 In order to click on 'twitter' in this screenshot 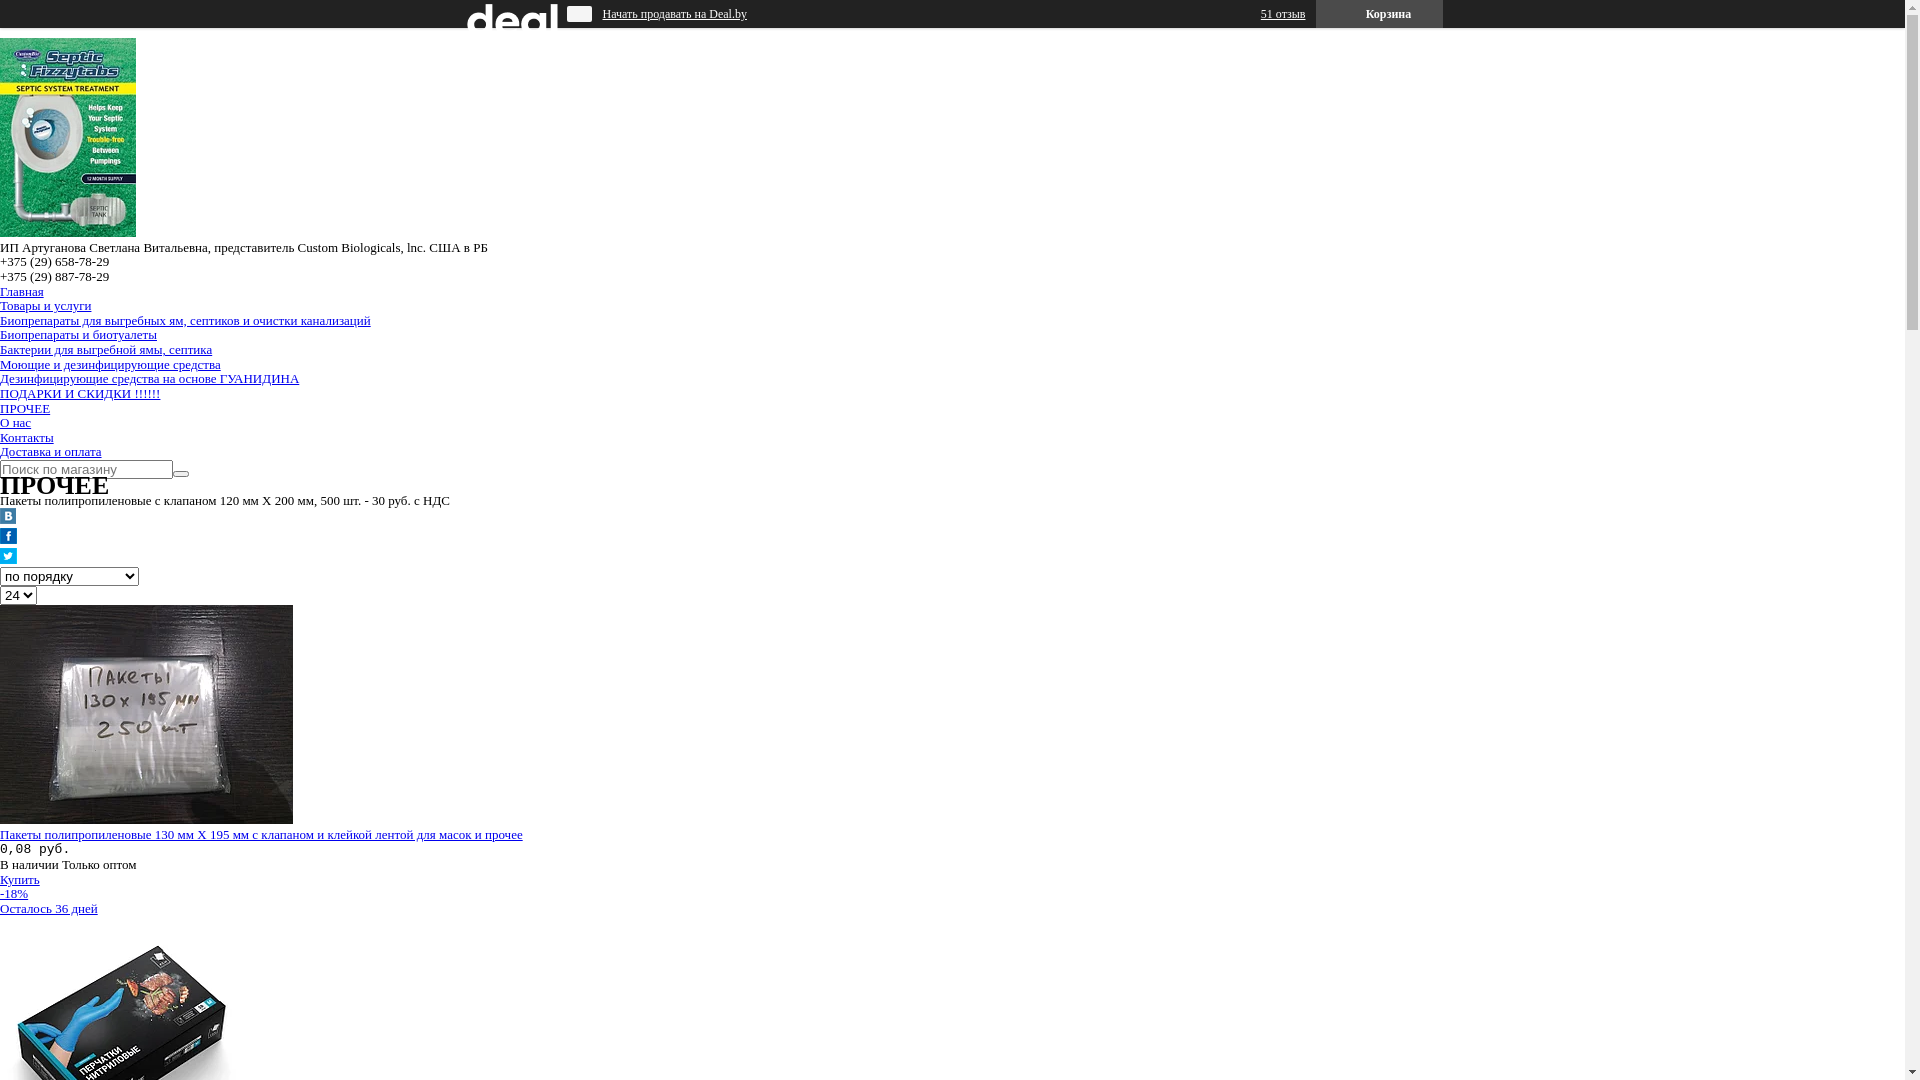, I will do `click(8, 559)`.